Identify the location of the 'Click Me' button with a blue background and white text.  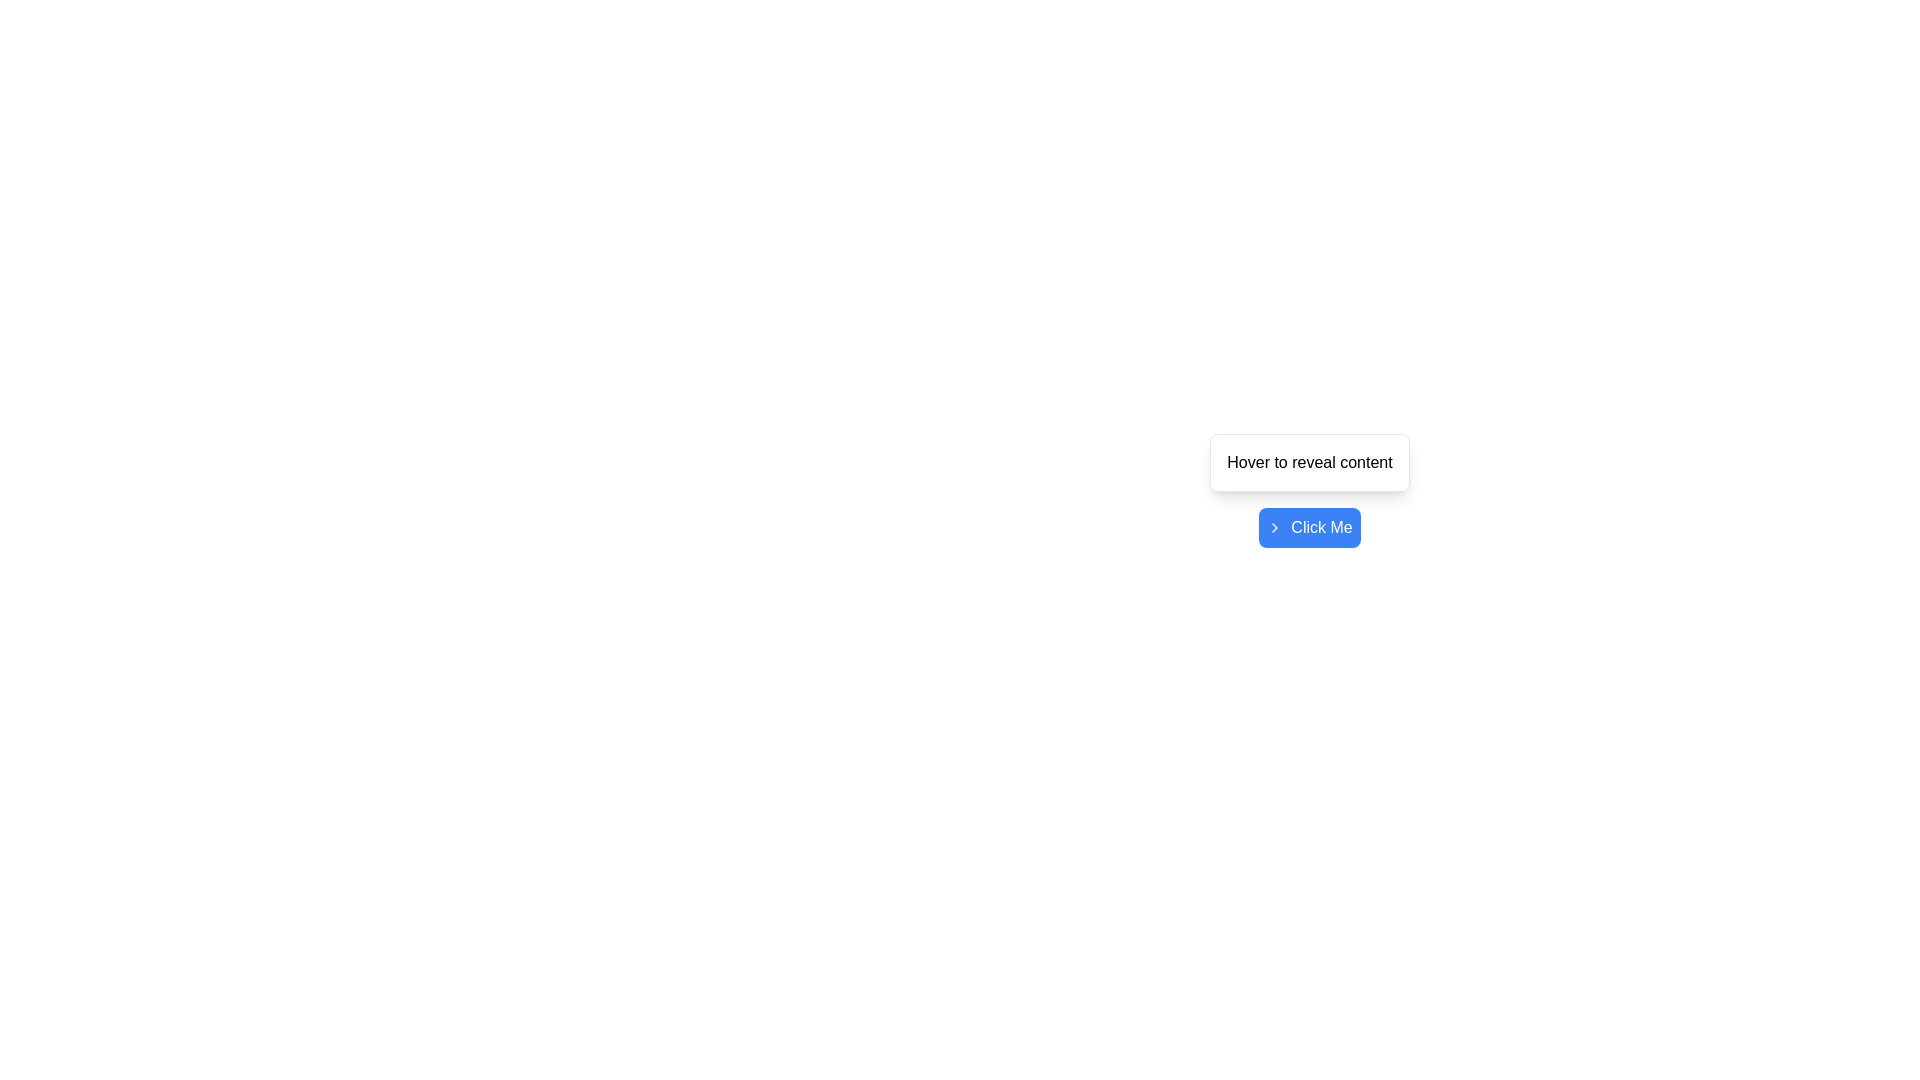
(1310, 527).